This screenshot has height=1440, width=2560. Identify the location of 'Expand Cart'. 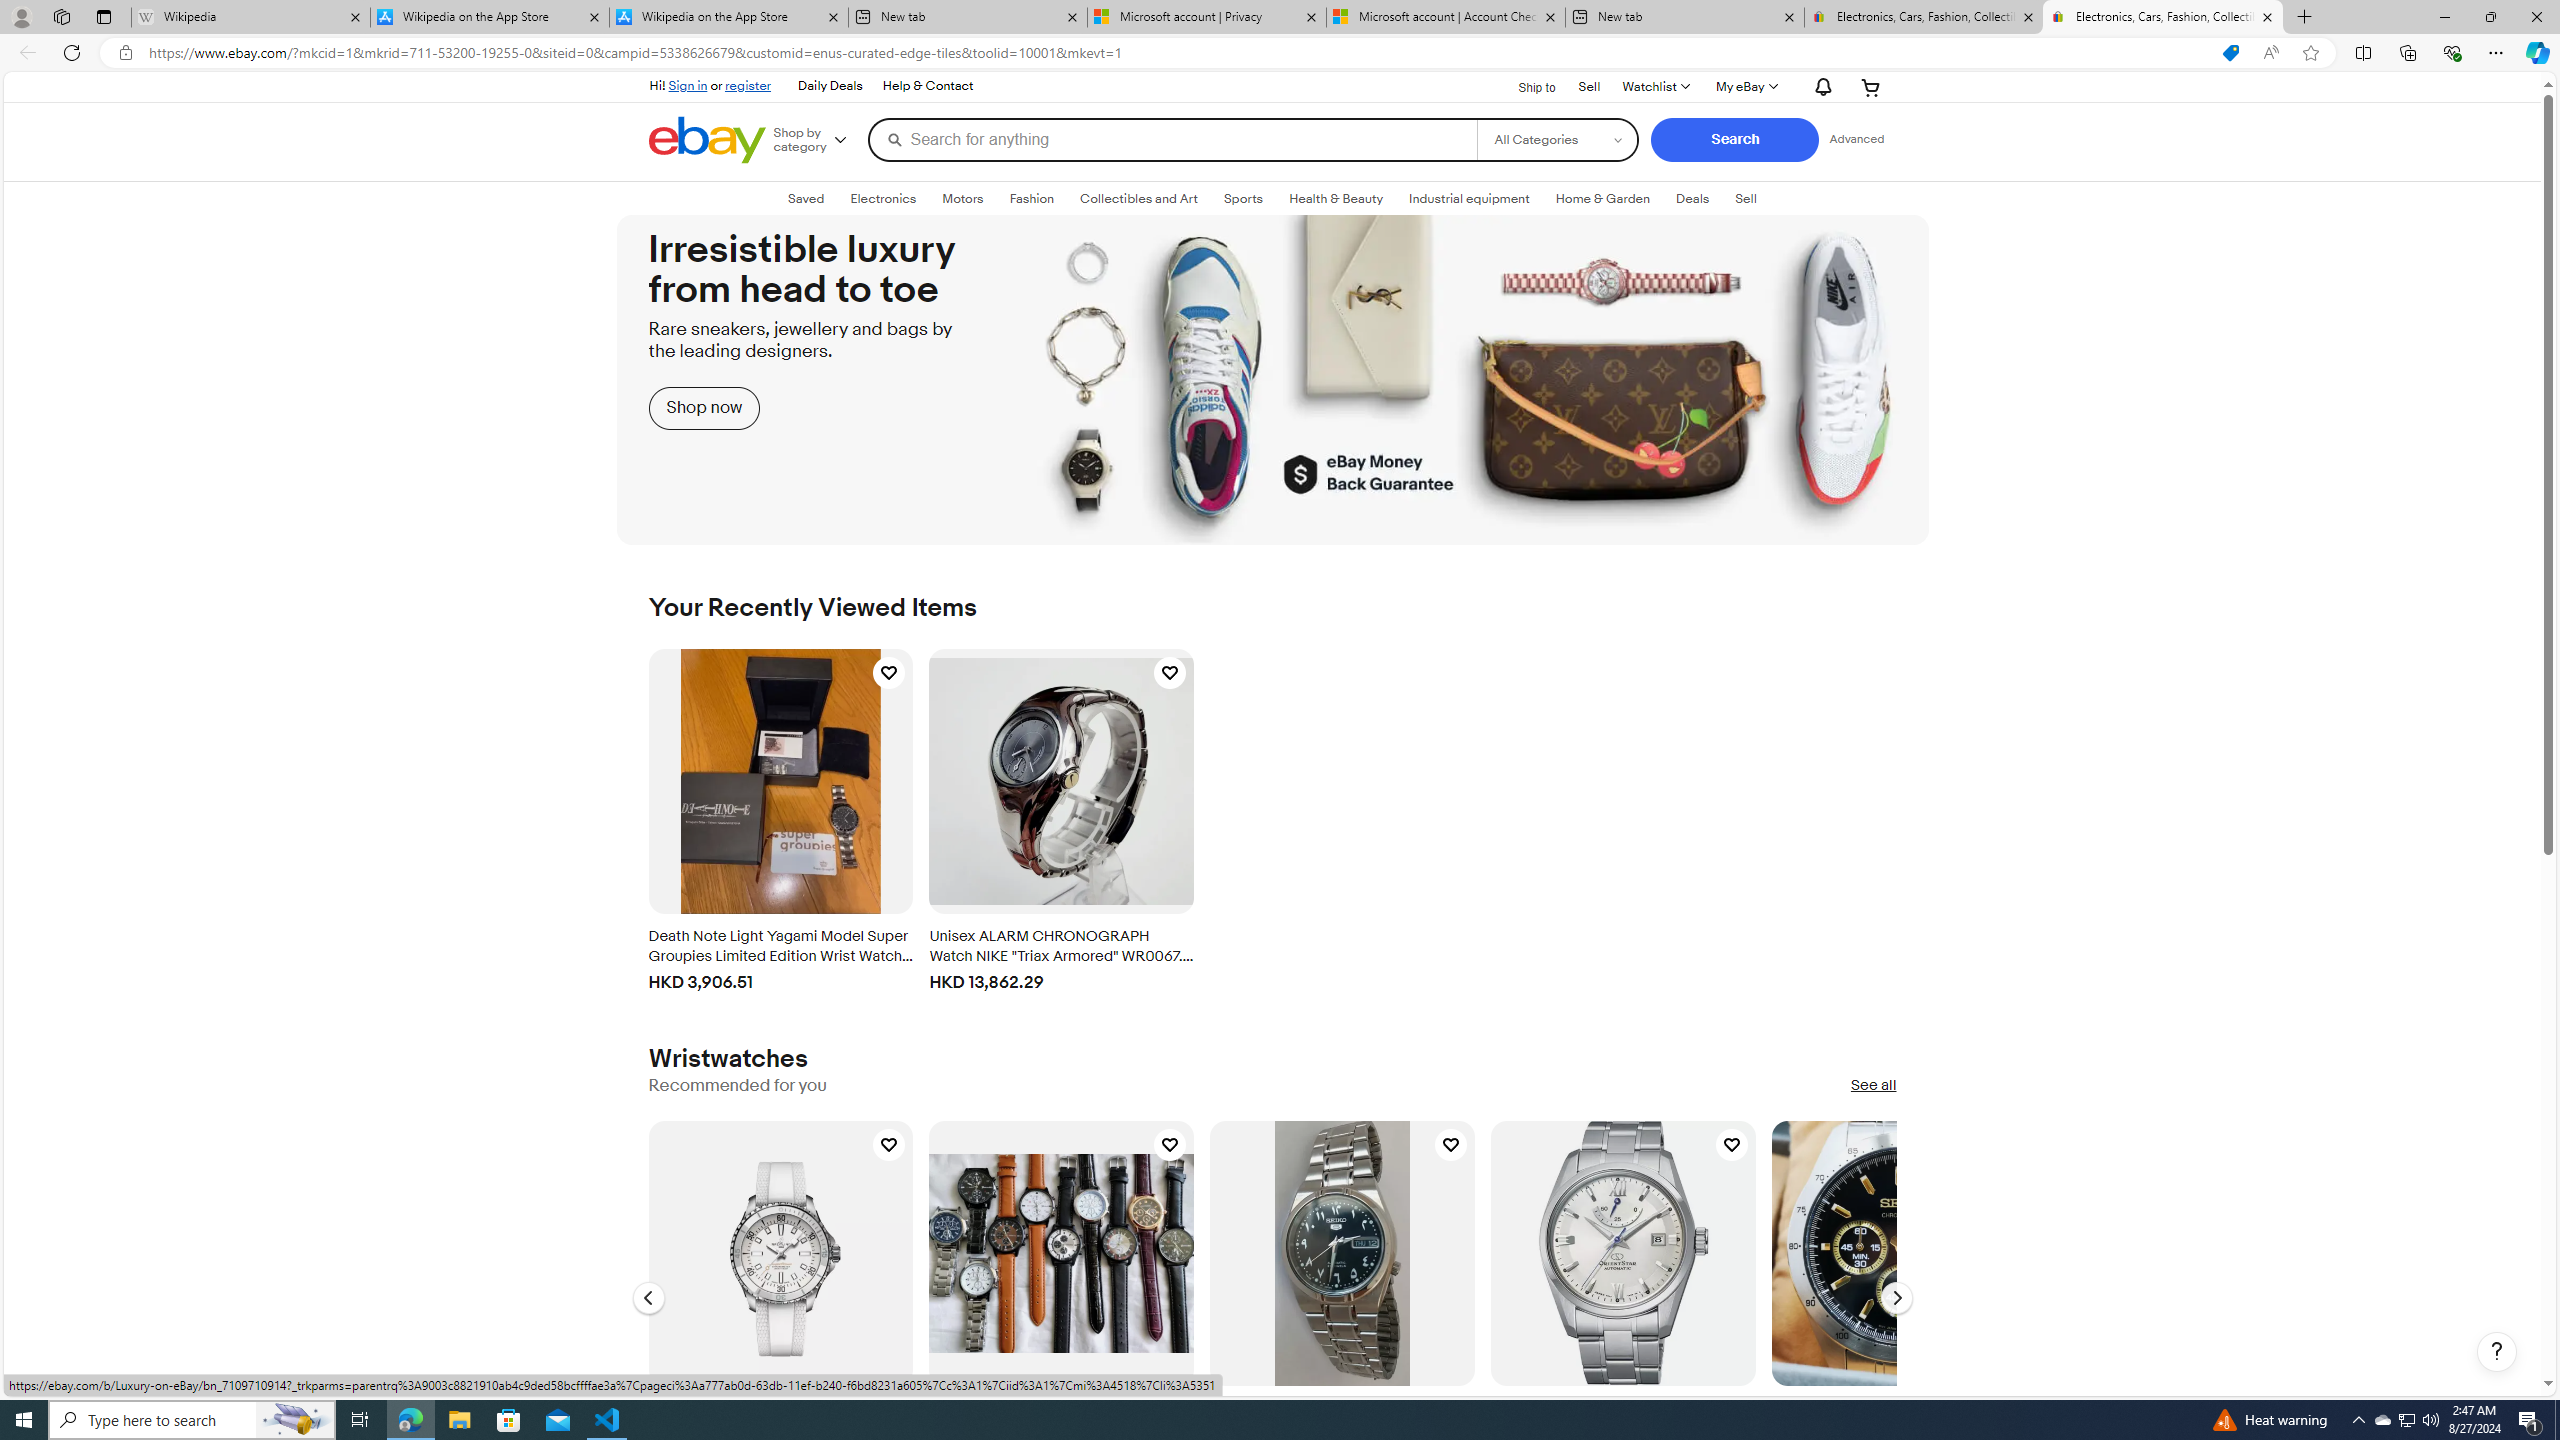
(1871, 87).